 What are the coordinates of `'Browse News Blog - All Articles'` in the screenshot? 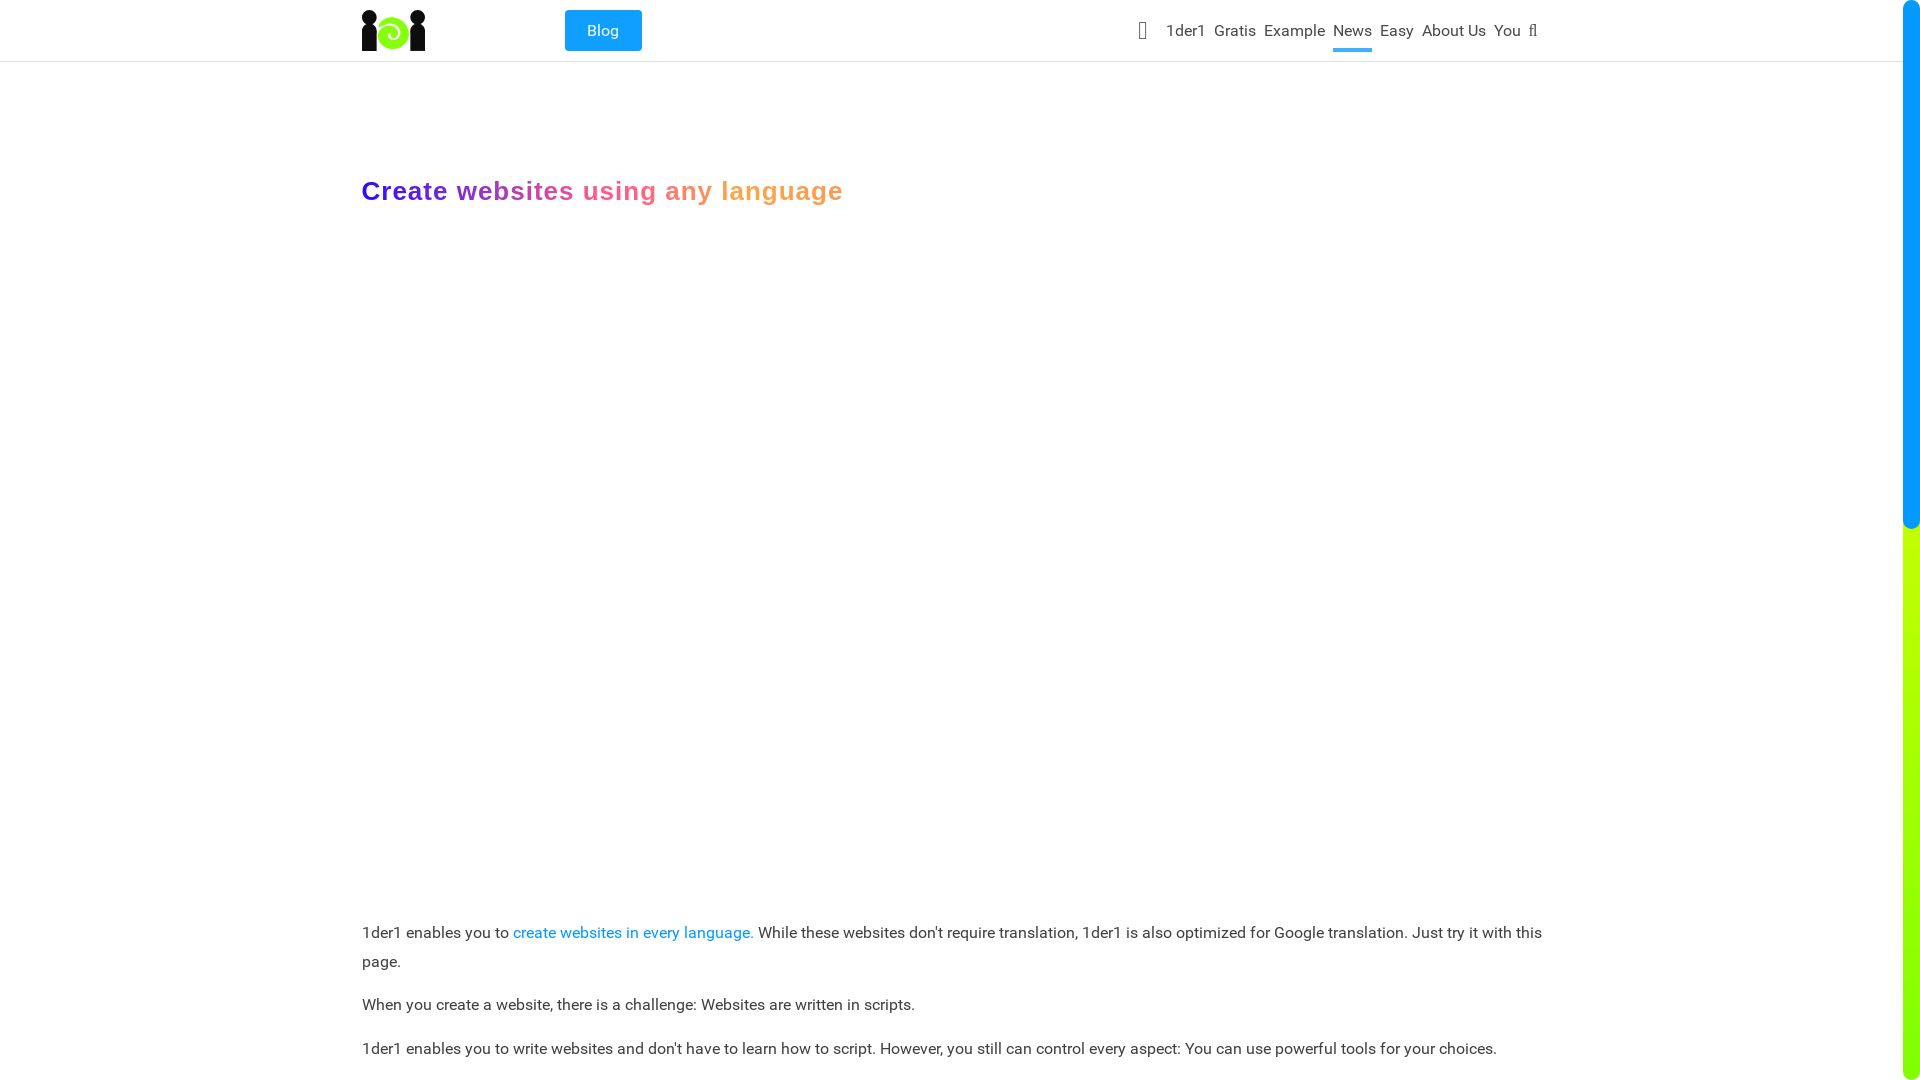 It's located at (563, 30).